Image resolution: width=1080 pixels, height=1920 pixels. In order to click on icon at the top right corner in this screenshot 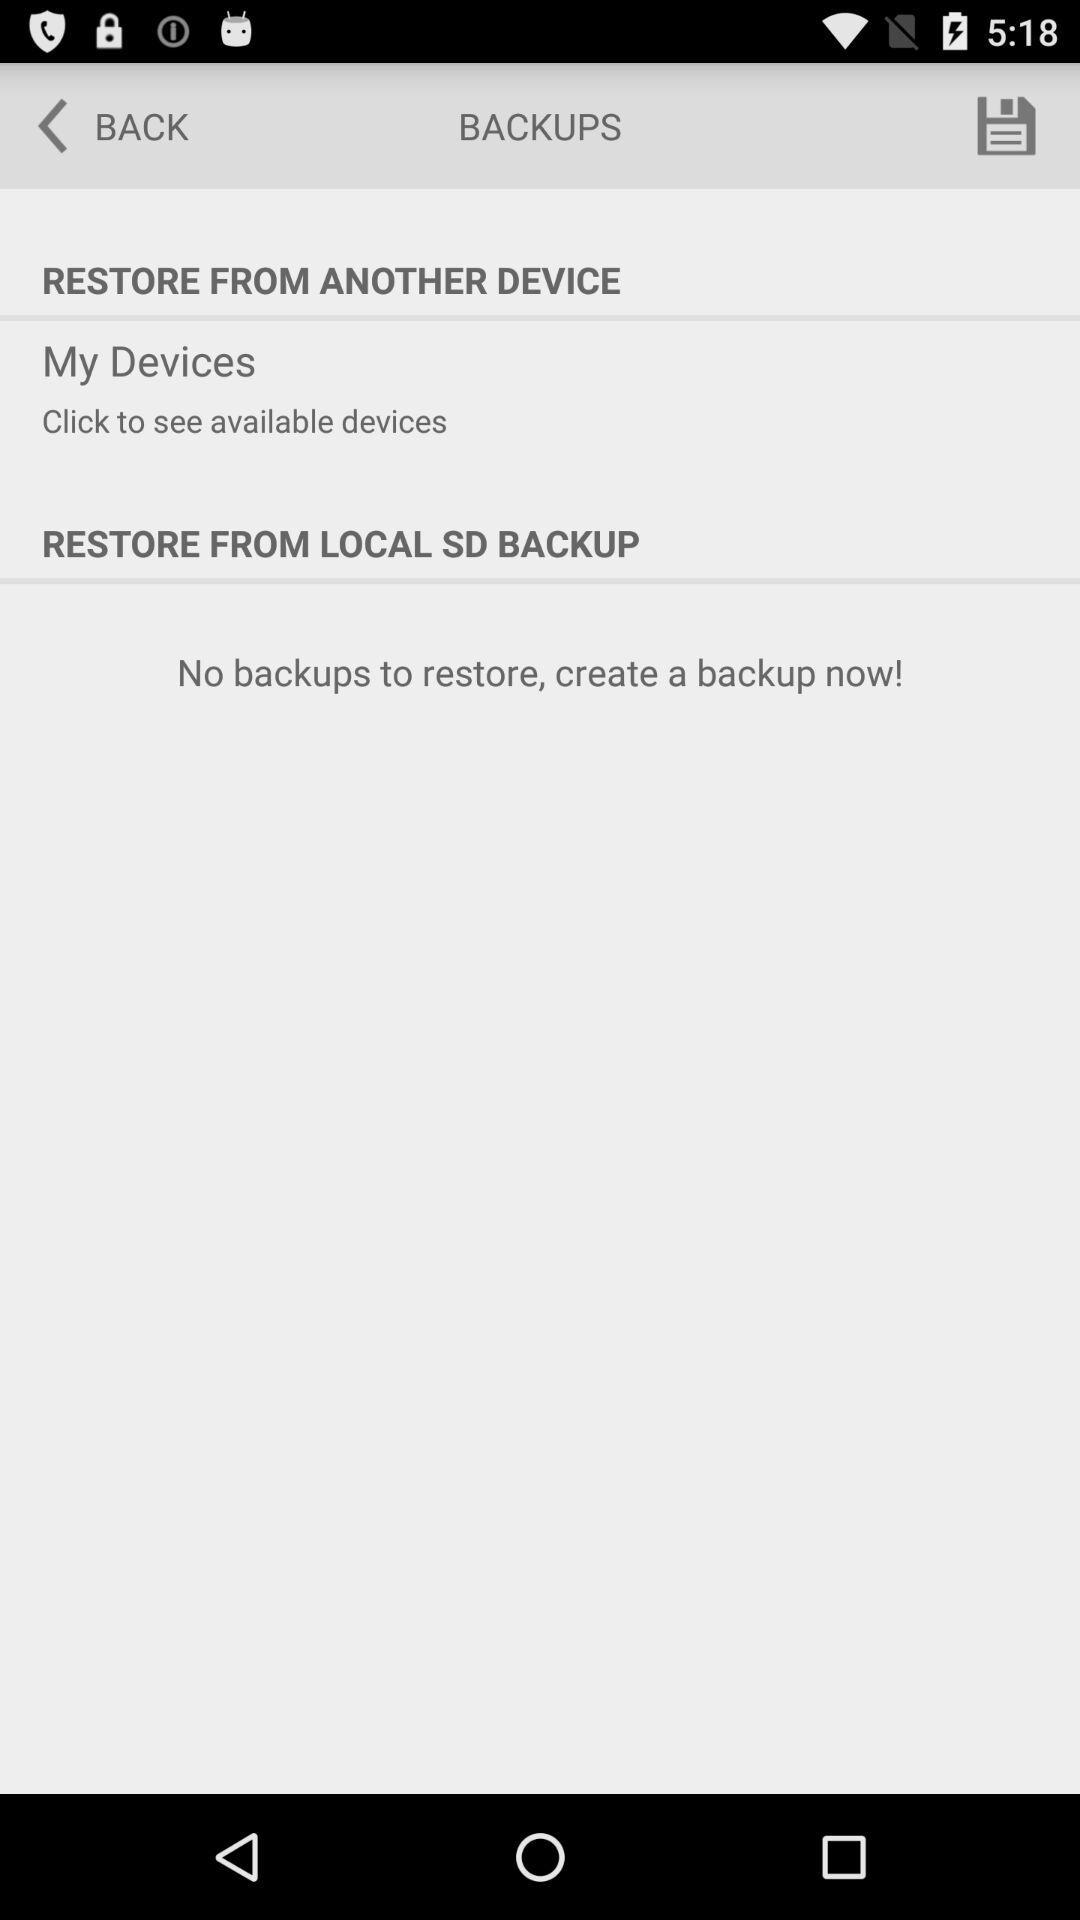, I will do `click(1006, 124)`.